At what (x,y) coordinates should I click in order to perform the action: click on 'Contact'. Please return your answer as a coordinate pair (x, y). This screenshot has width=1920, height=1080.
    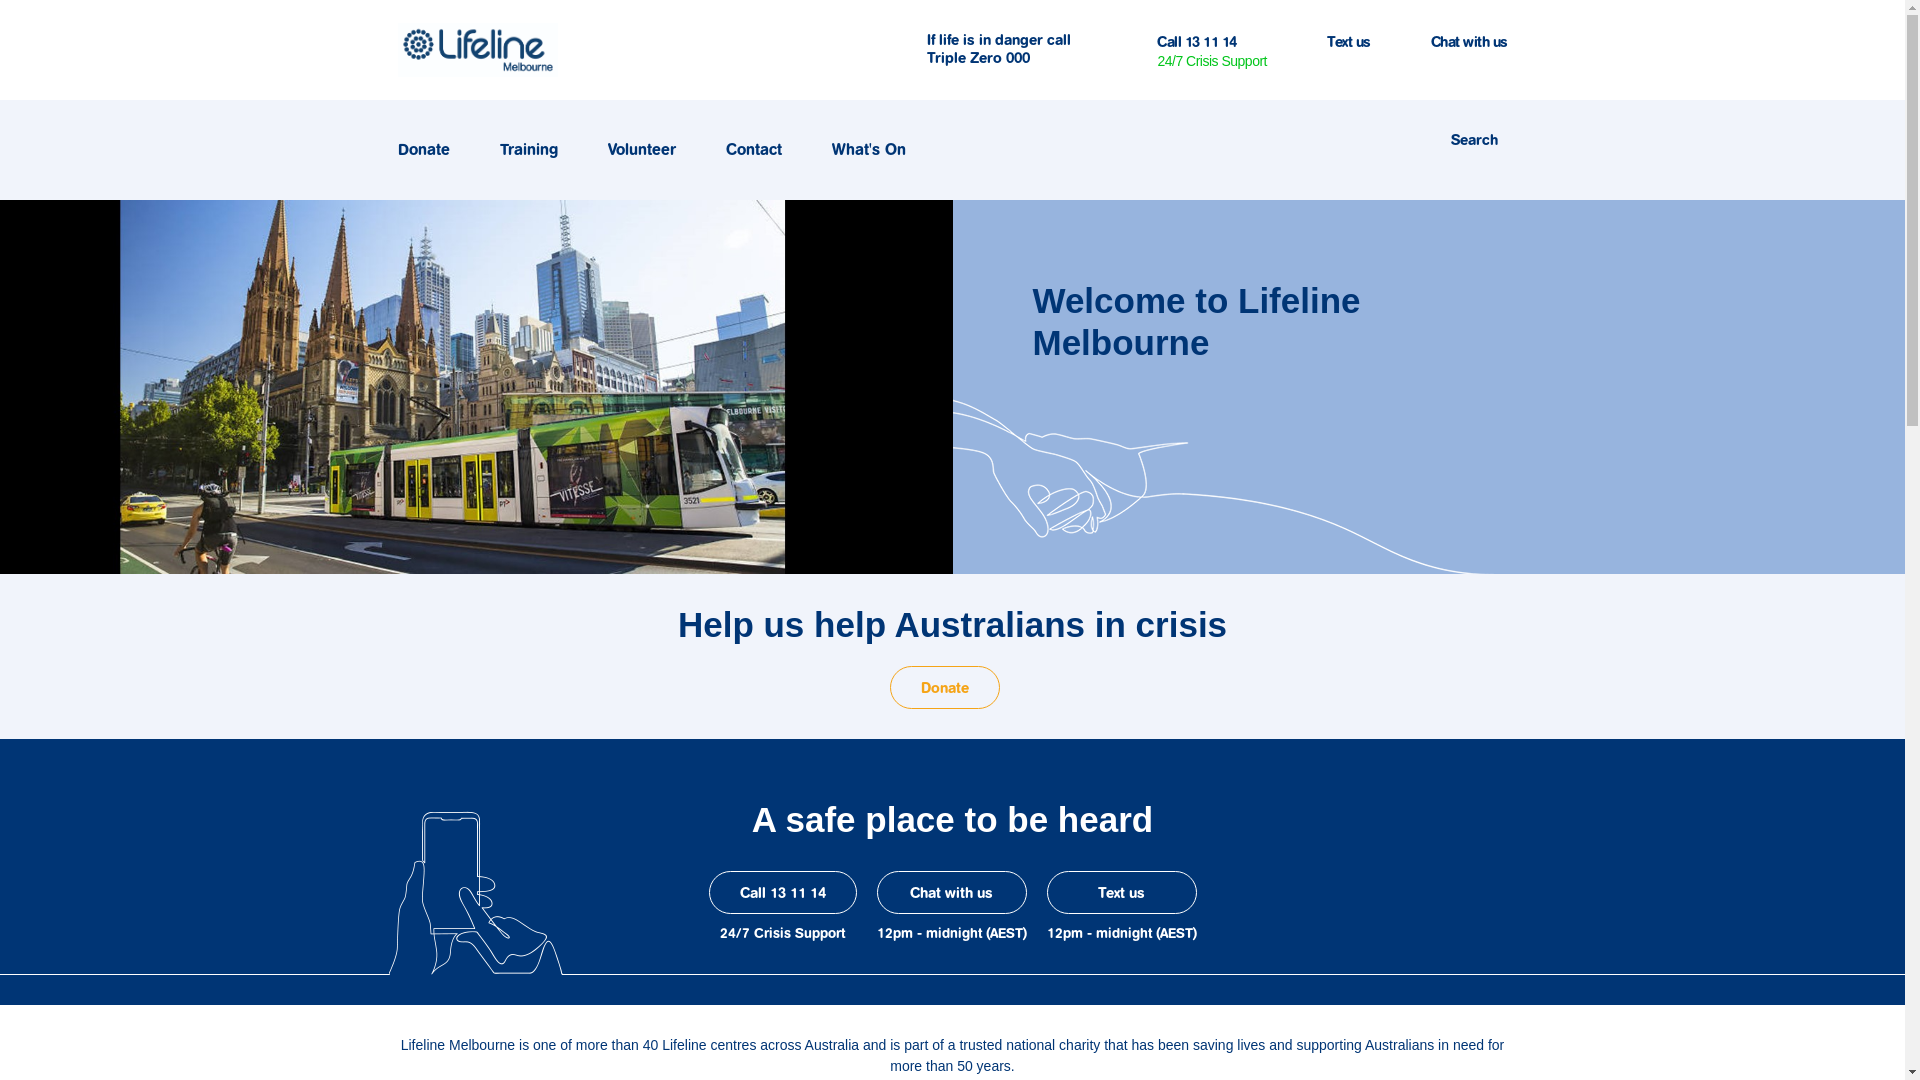
    Looking at the image, I should click on (762, 149).